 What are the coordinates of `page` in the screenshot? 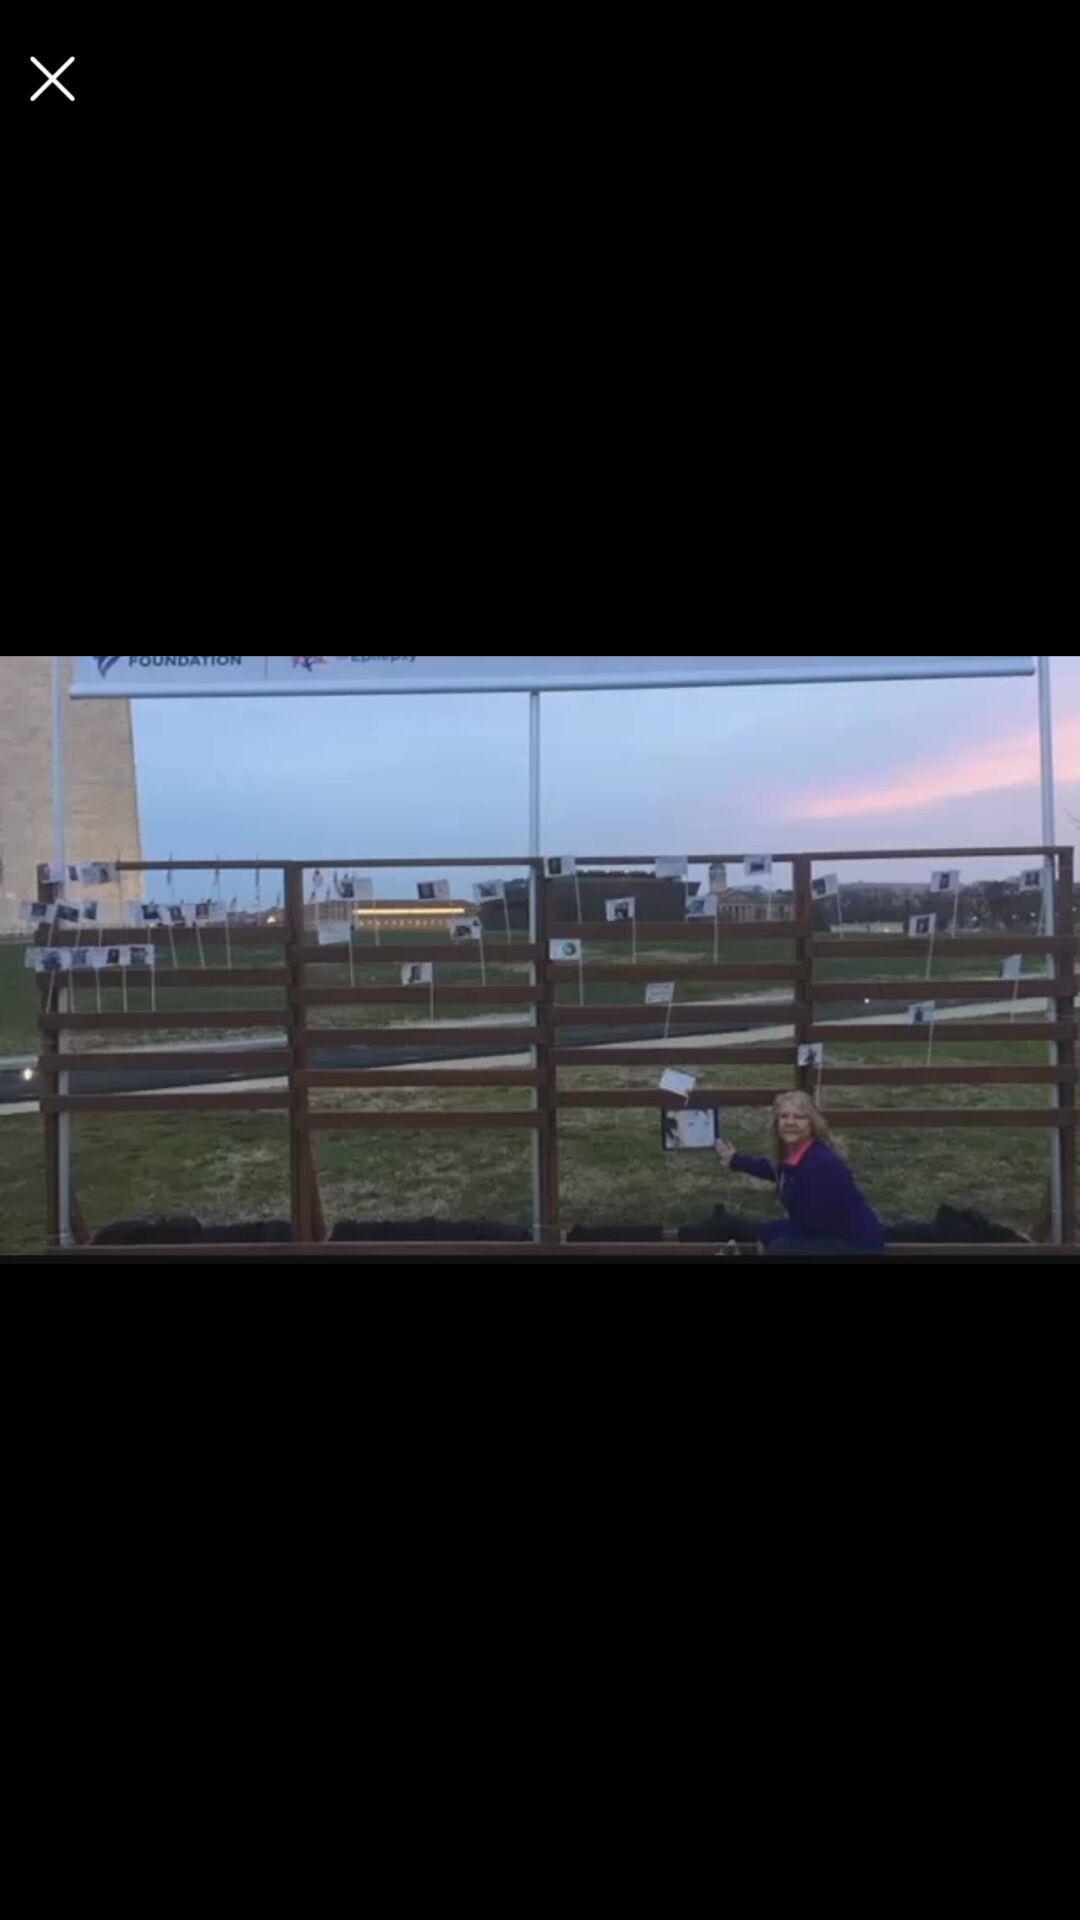 It's located at (51, 78).